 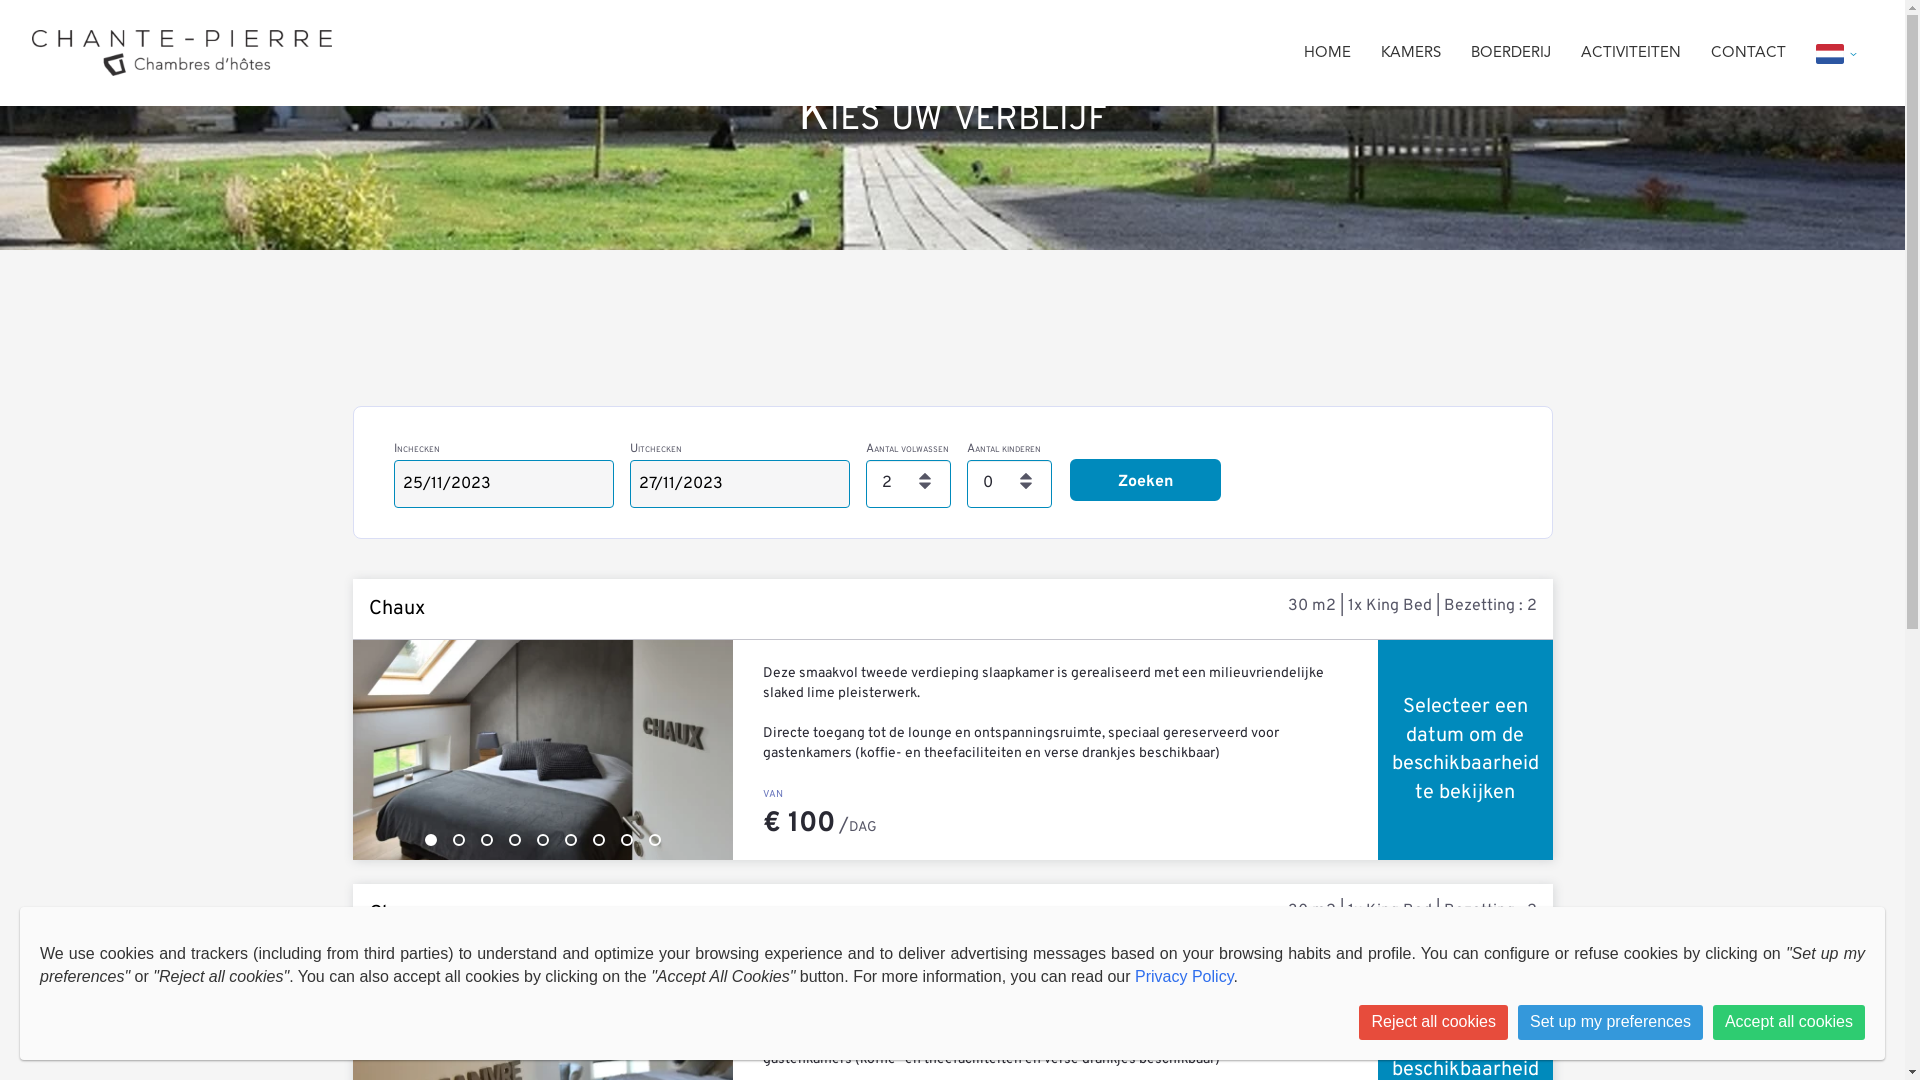 I want to click on 'Reject all cookies', so click(x=1432, y=1022).